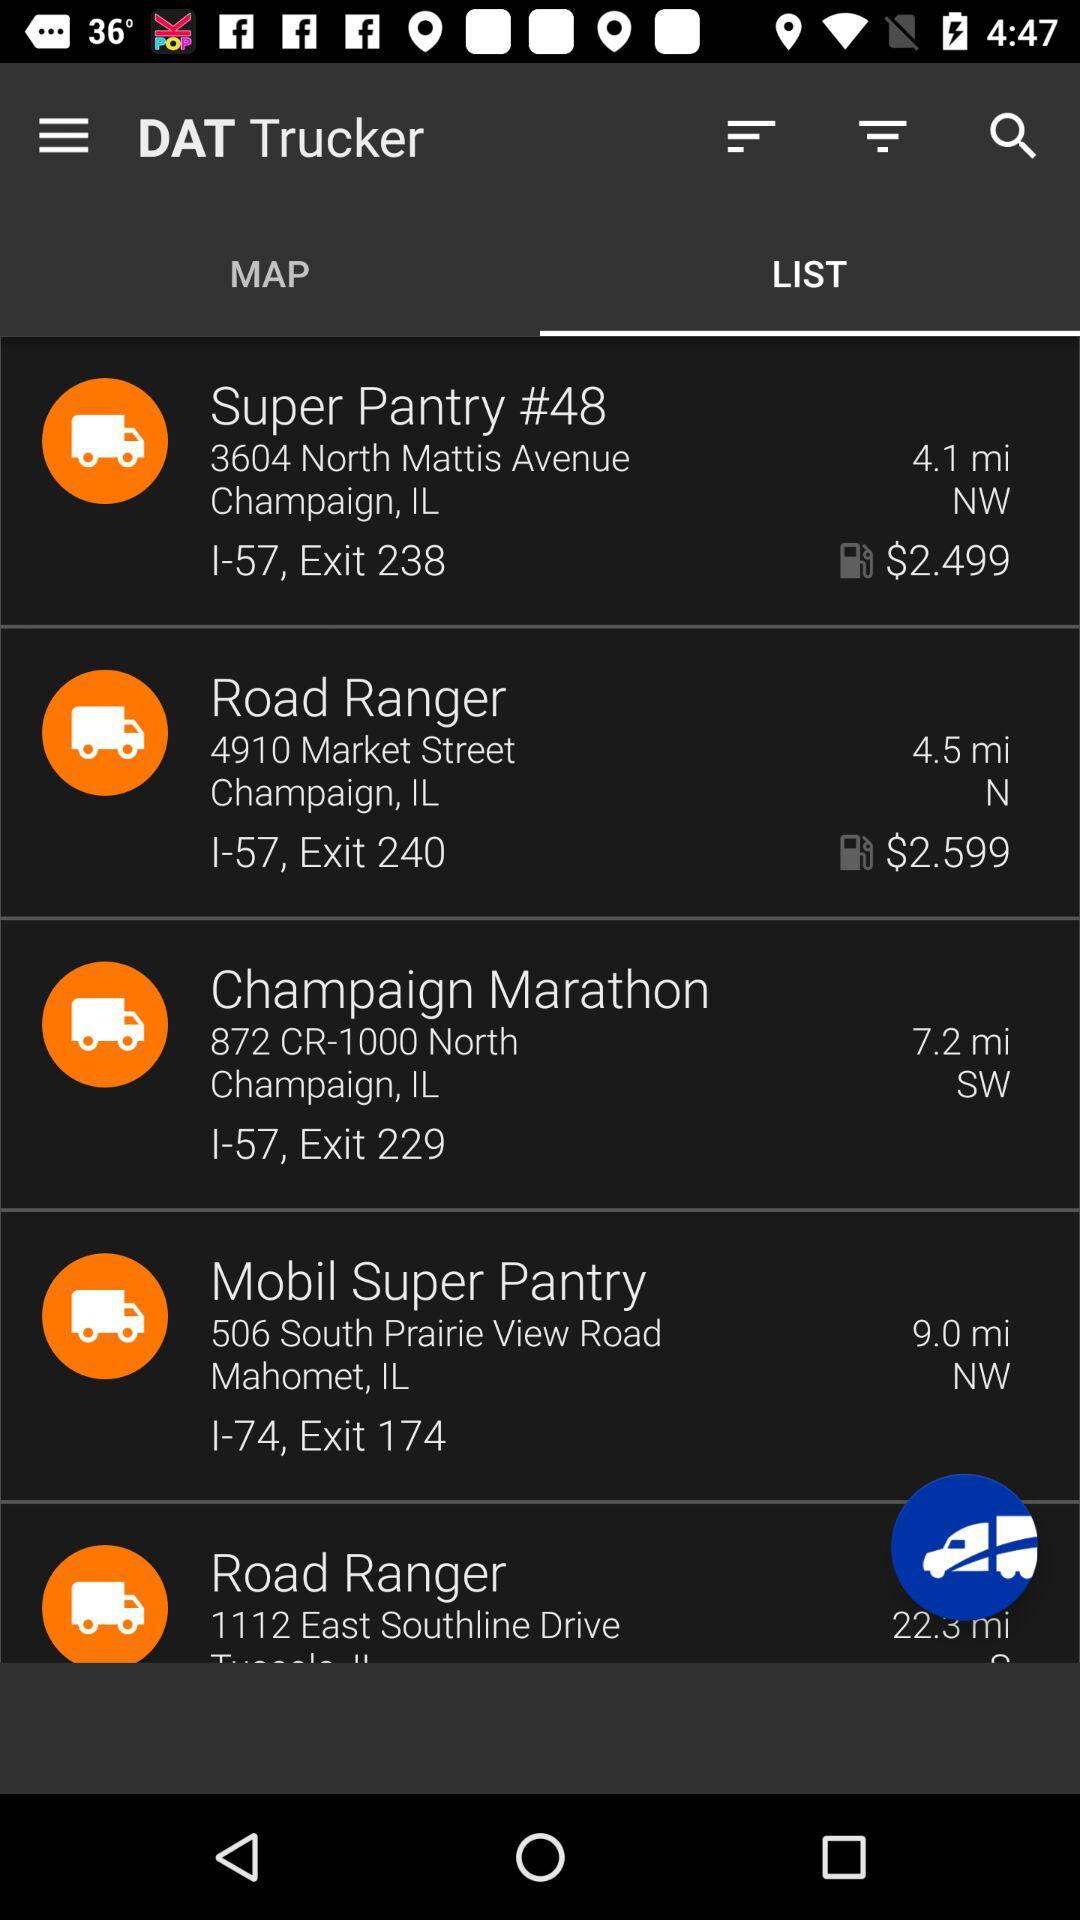 The image size is (1080, 1920). Describe the element at coordinates (547, 749) in the screenshot. I see `the item next to 4.5 mi` at that location.